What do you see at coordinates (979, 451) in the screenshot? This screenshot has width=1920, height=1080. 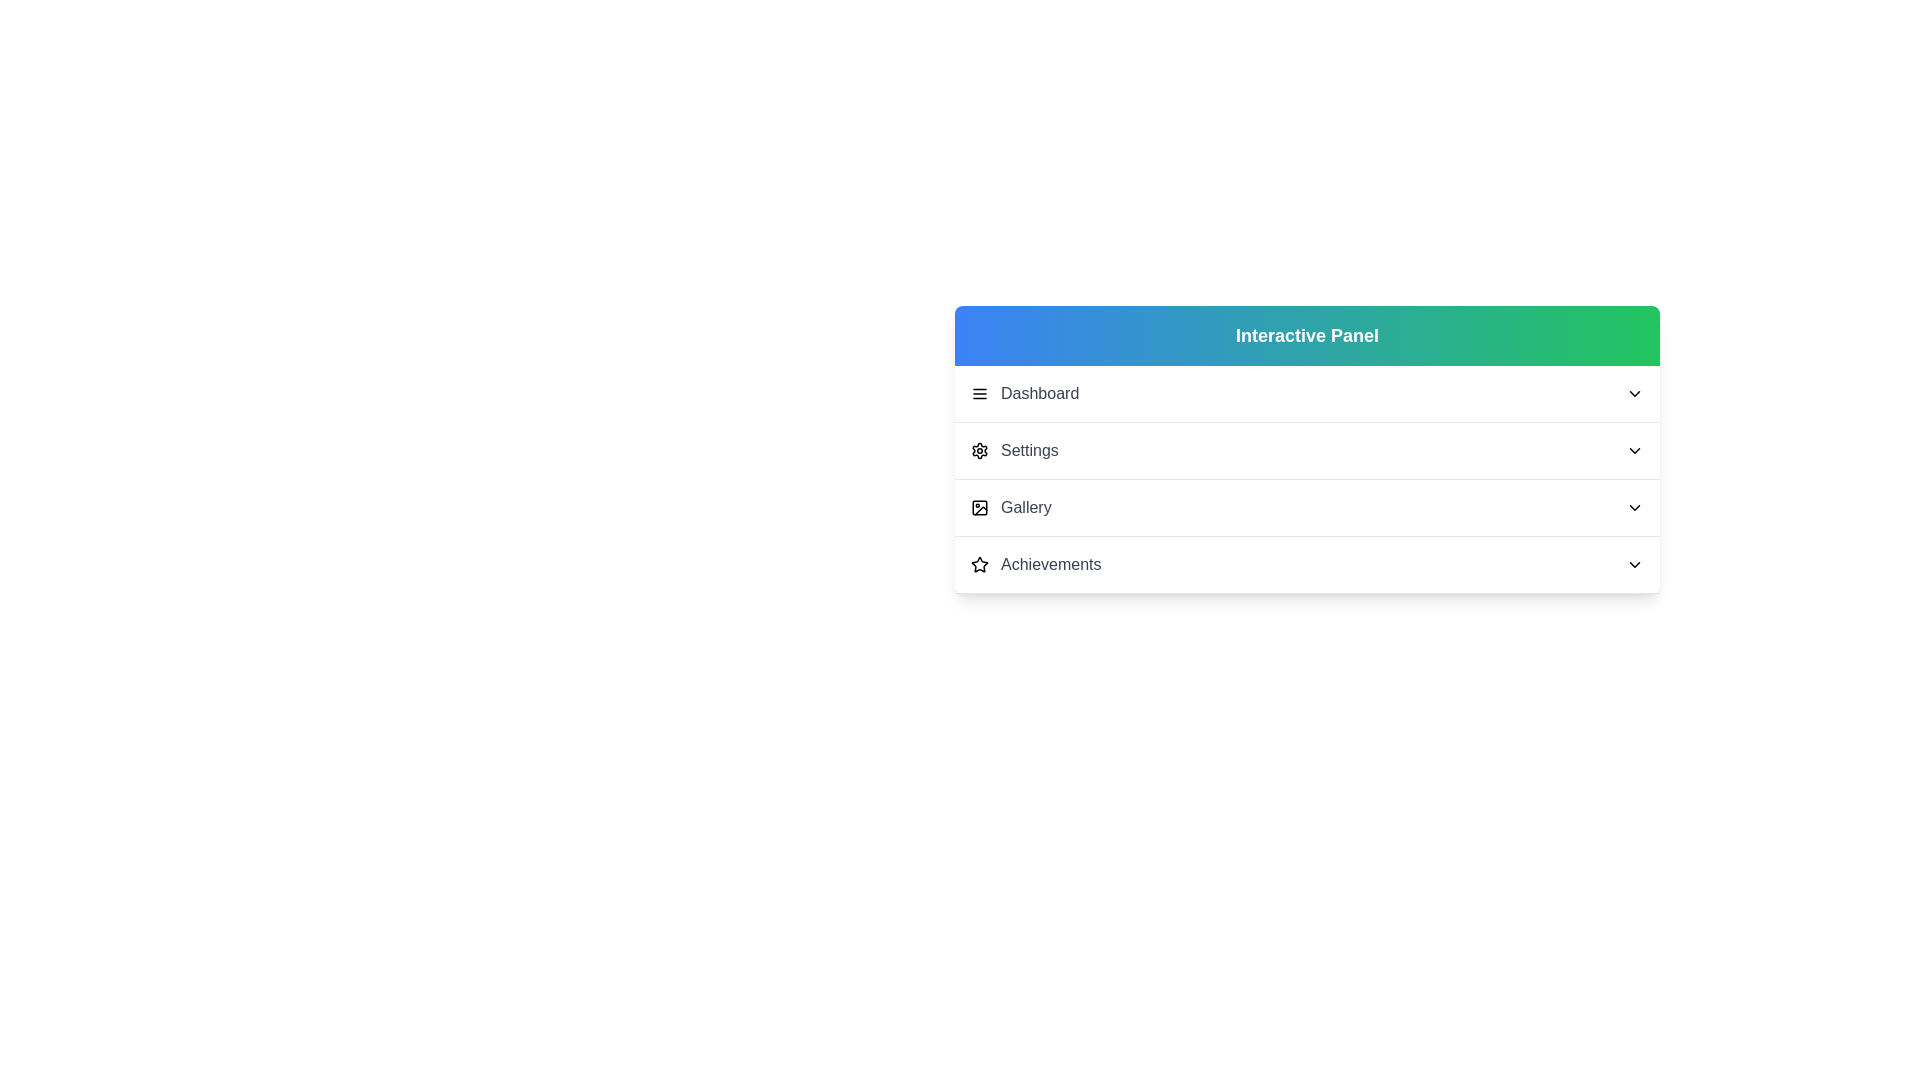 I see `the 'Settings' icon located in the second row of the Interactive Panel, which indicates the 'Settings' functionality` at bounding box center [979, 451].